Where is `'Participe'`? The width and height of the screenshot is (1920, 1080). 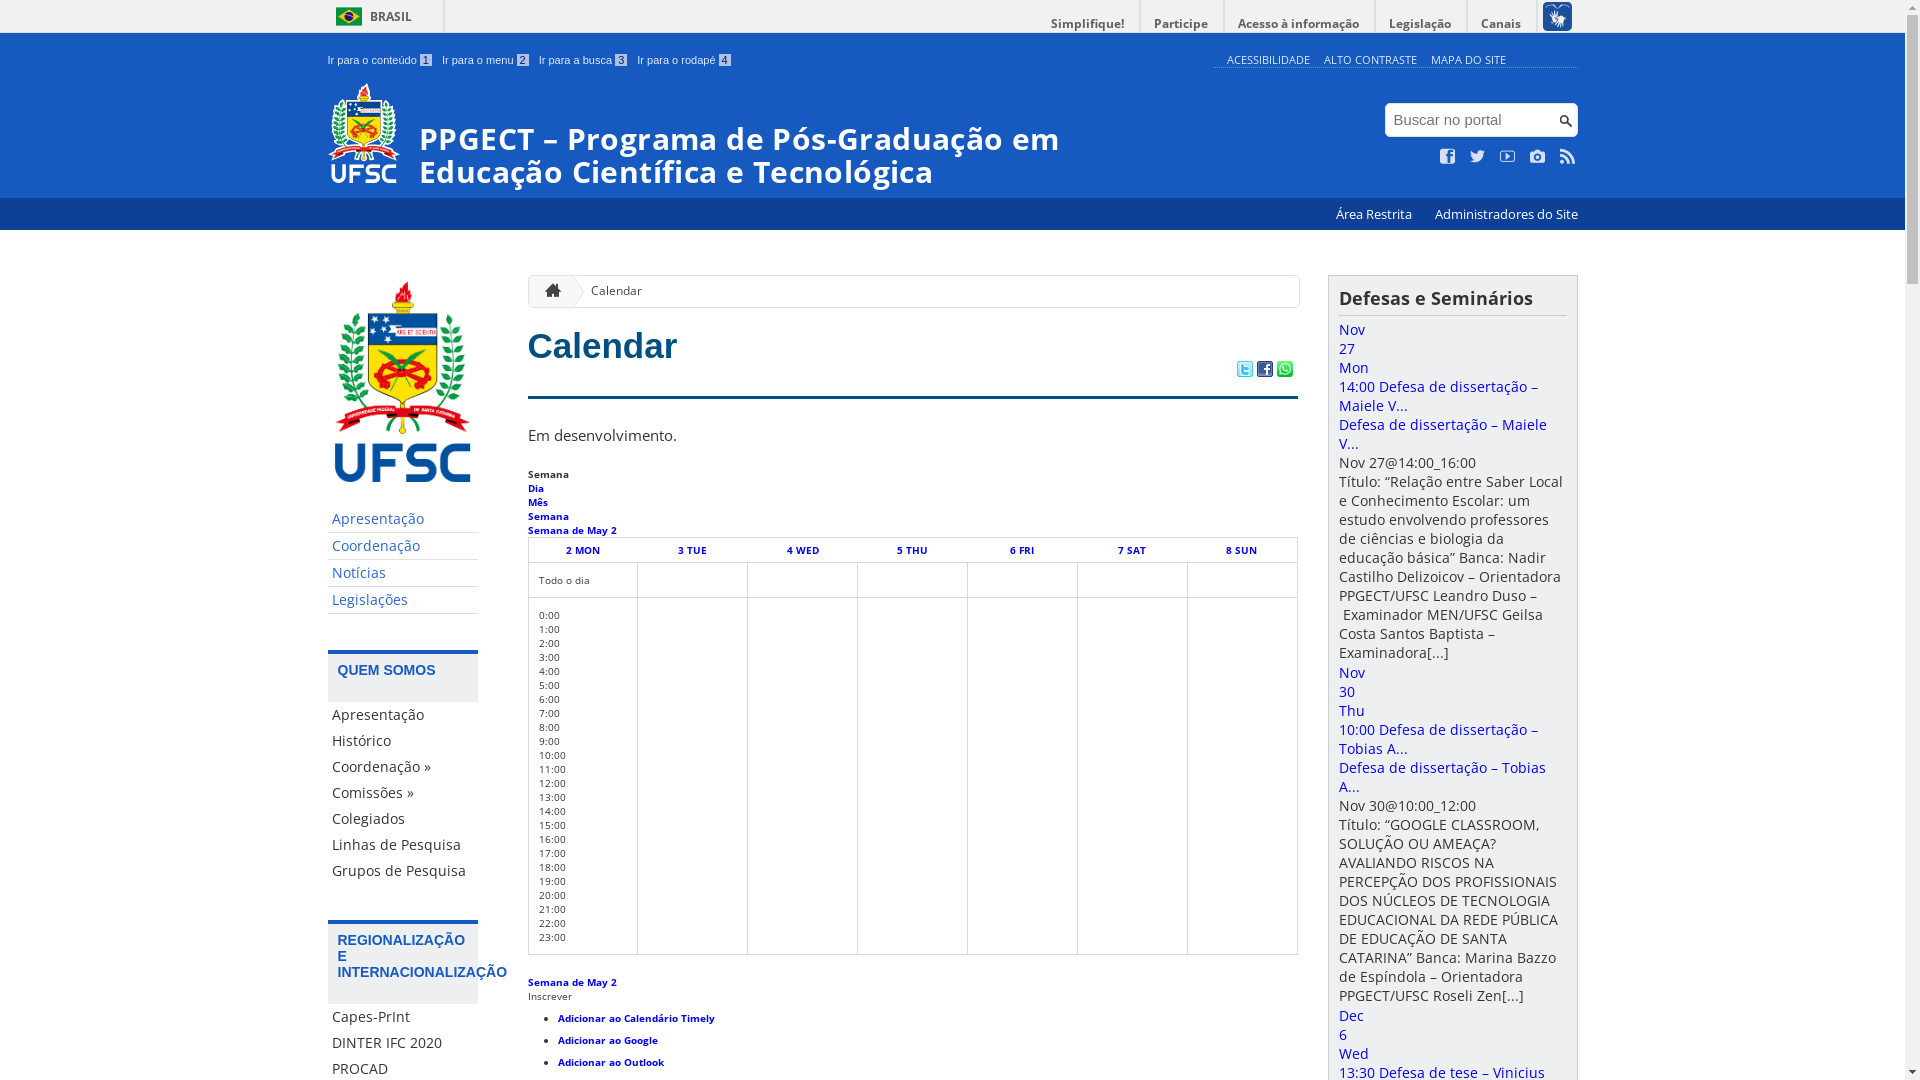
'Participe' is located at coordinates (1180, 23).